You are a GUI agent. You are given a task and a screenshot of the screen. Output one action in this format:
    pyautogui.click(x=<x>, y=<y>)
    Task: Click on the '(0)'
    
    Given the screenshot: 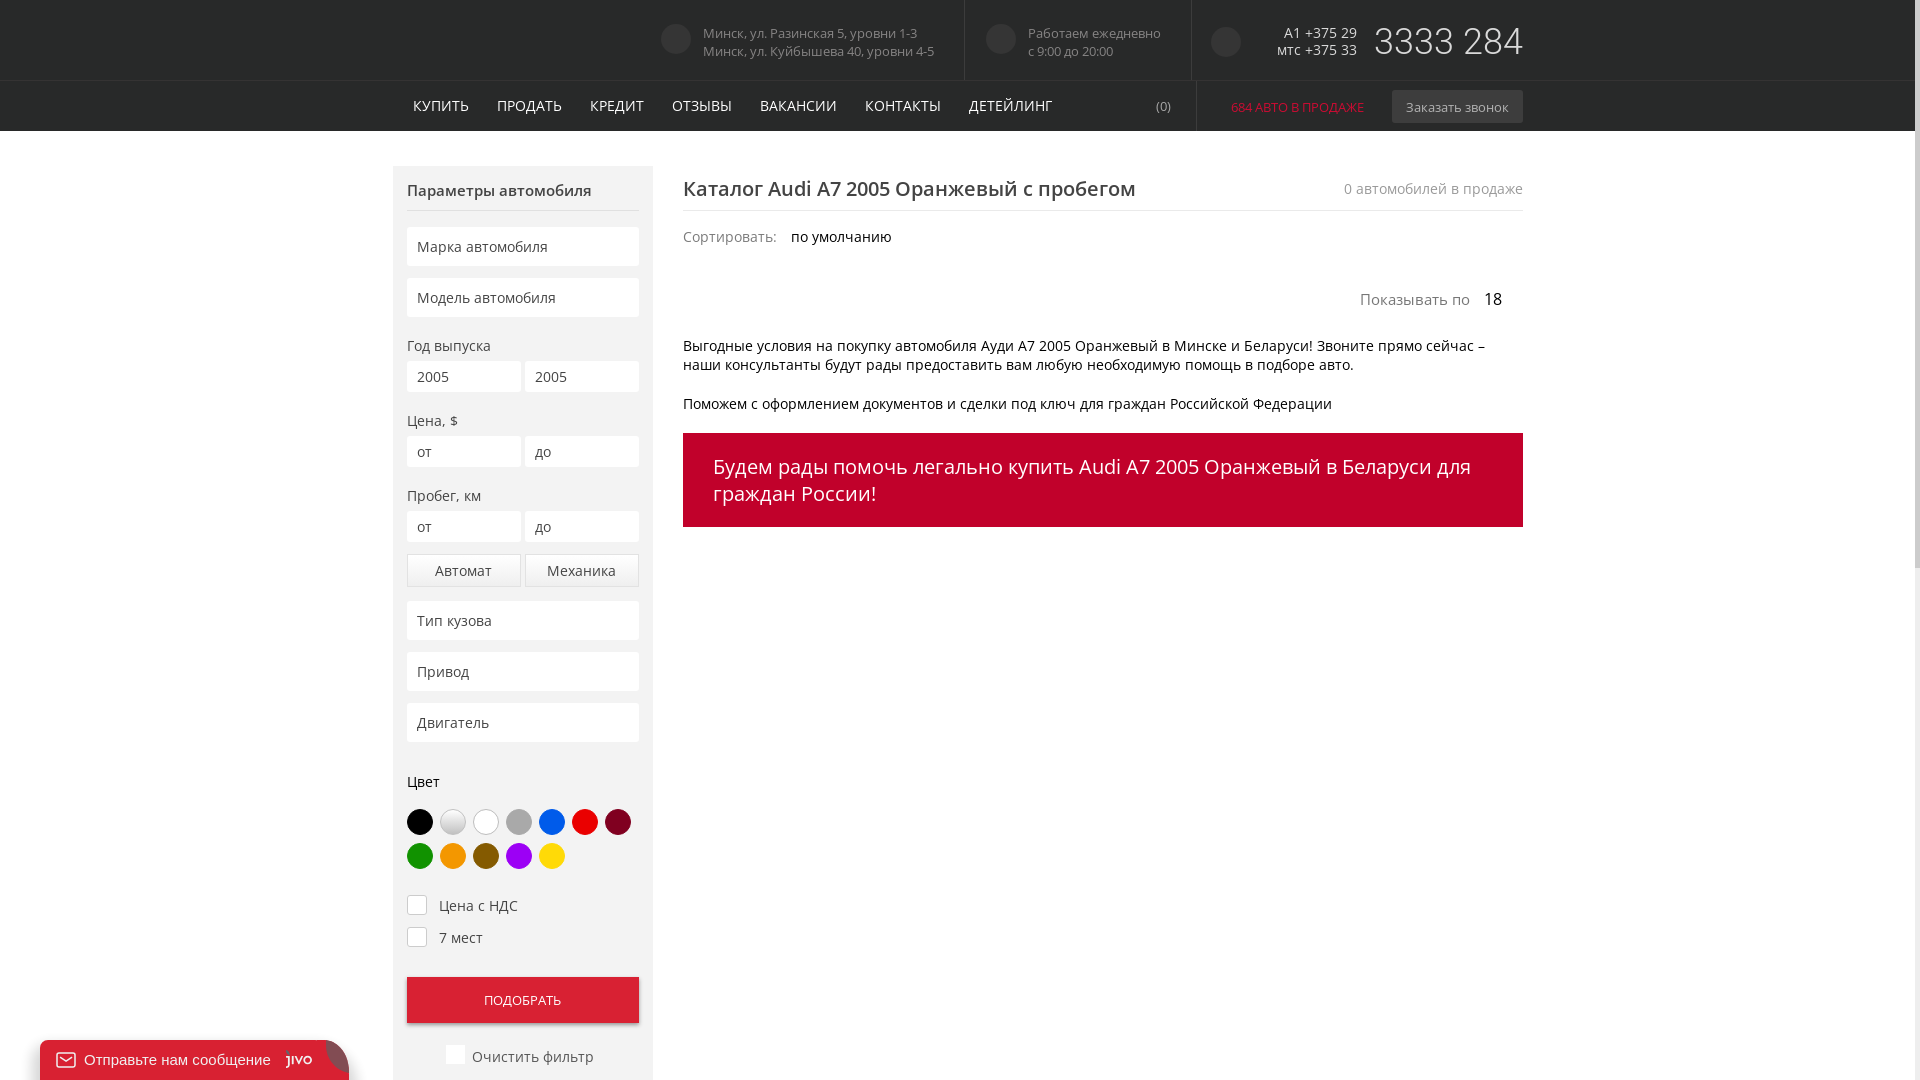 What is the action you would take?
    pyautogui.click(x=1129, y=105)
    